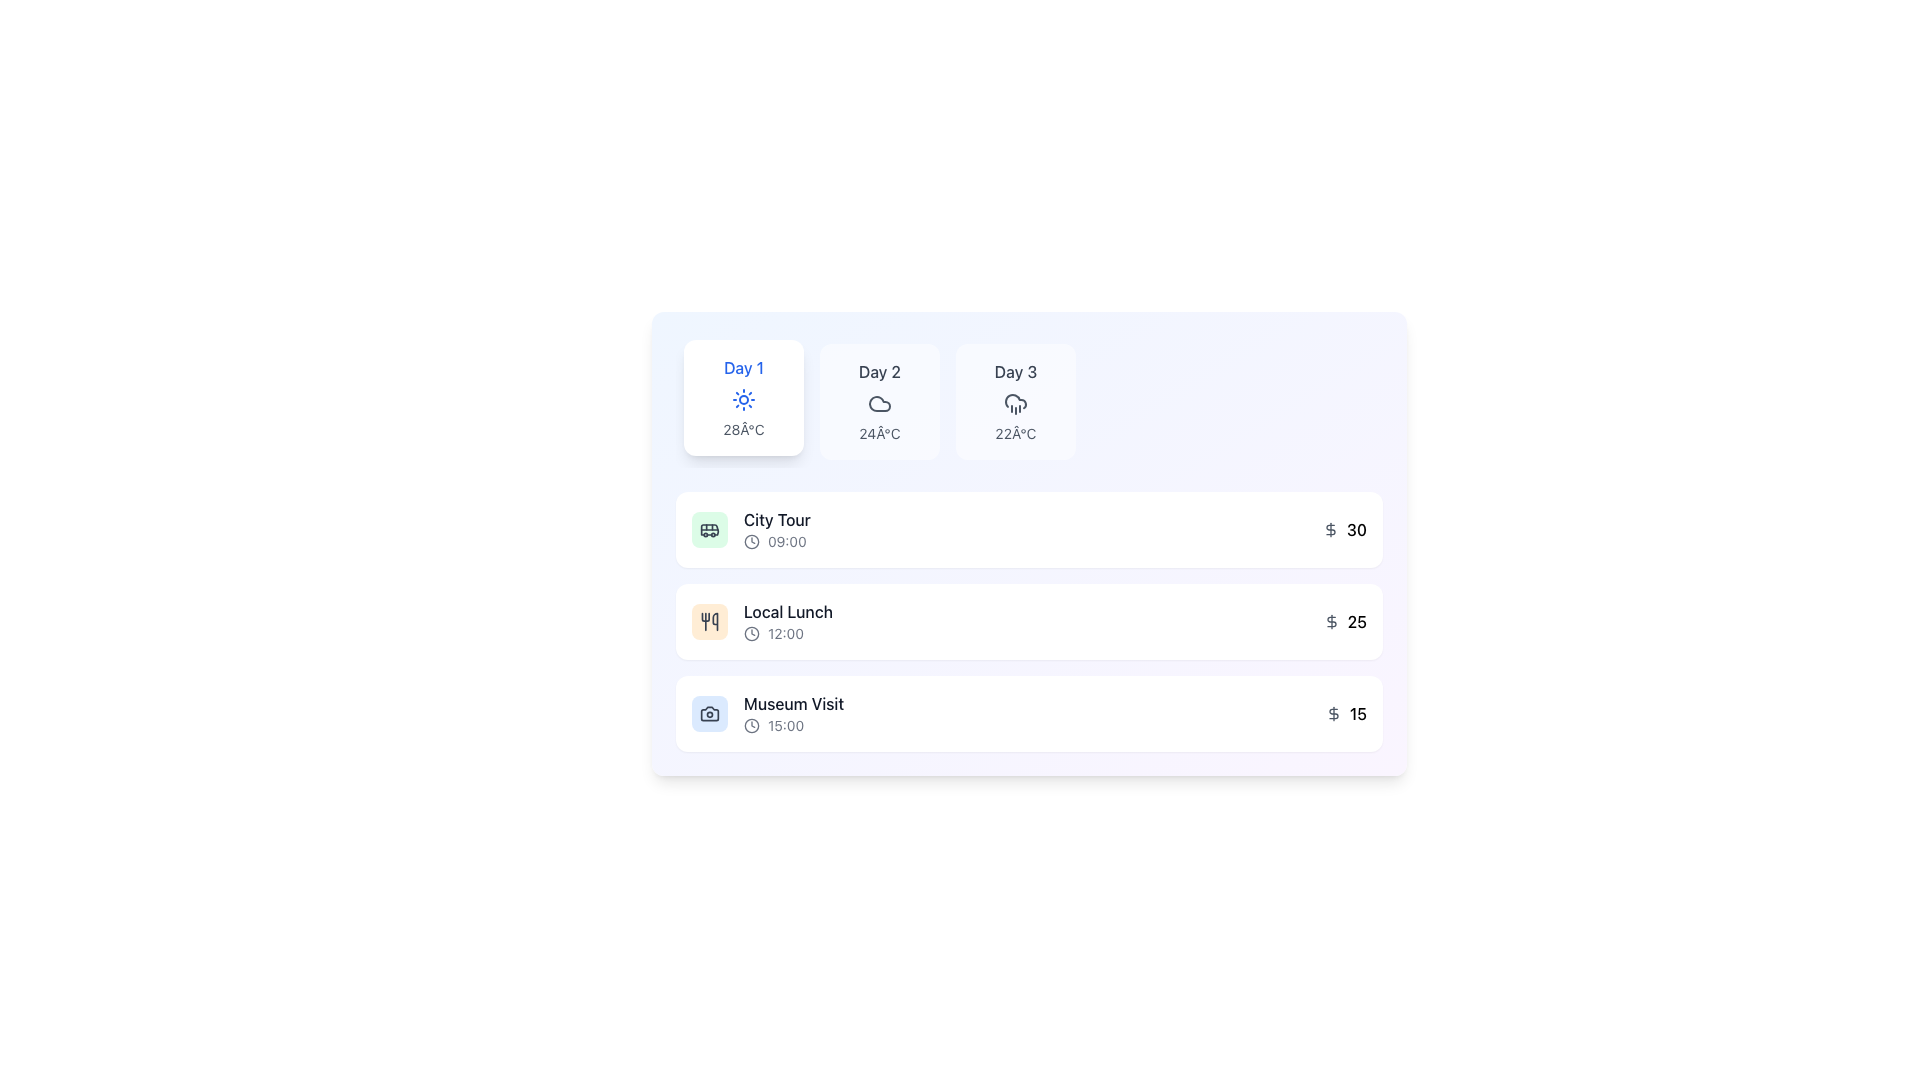 This screenshot has width=1920, height=1080. I want to click on accessibility properties of the small circular clock icon located to the left of the text '15:00' in the 'Museum Visit' entry, so click(751, 725).